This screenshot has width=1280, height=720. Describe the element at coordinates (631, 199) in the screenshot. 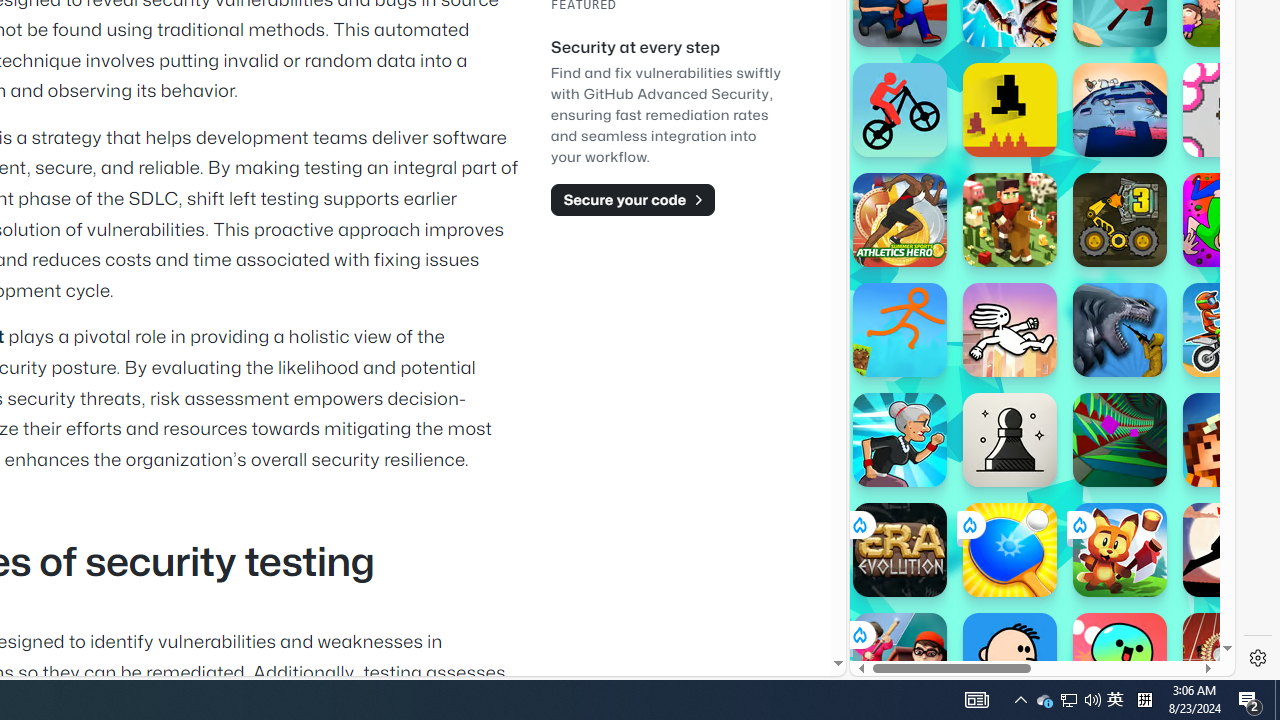

I see `'Secure your code'` at that location.